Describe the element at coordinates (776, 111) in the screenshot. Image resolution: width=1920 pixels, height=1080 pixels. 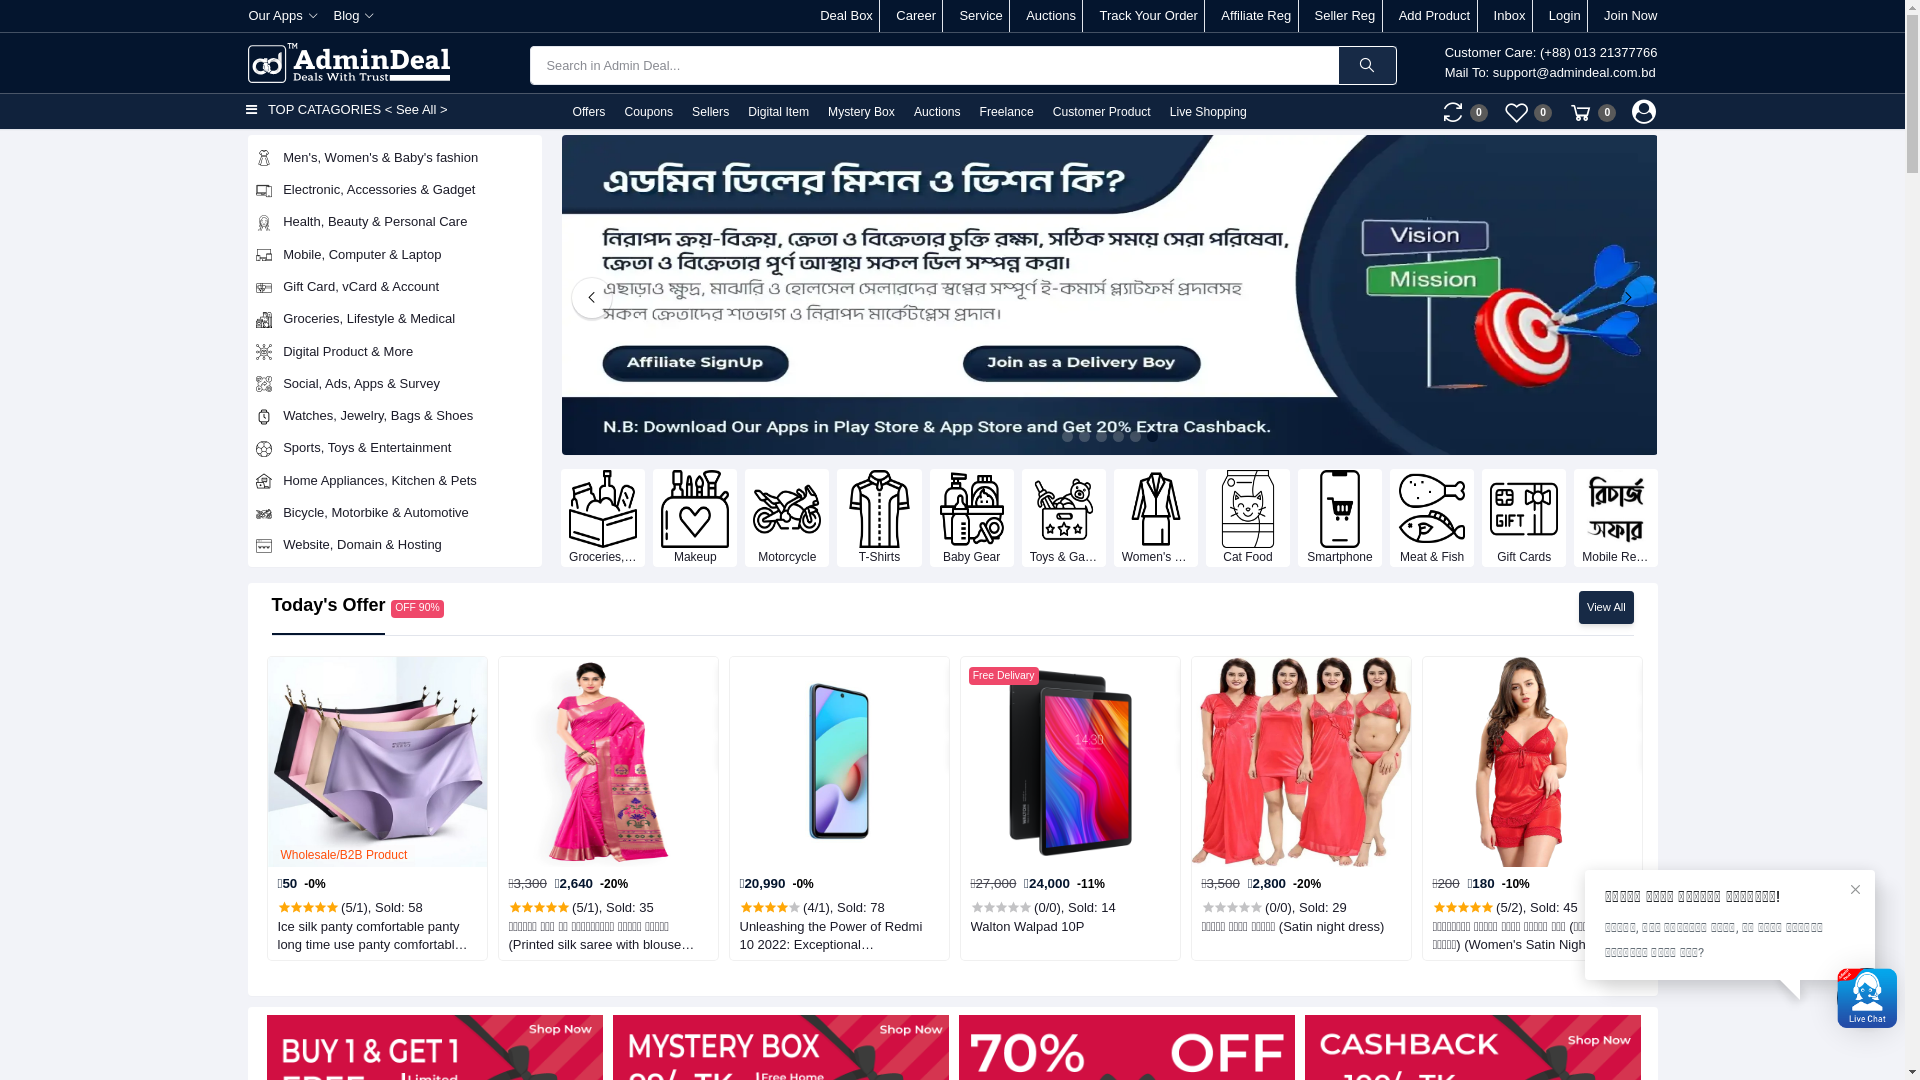
I see `'Digital Item'` at that location.